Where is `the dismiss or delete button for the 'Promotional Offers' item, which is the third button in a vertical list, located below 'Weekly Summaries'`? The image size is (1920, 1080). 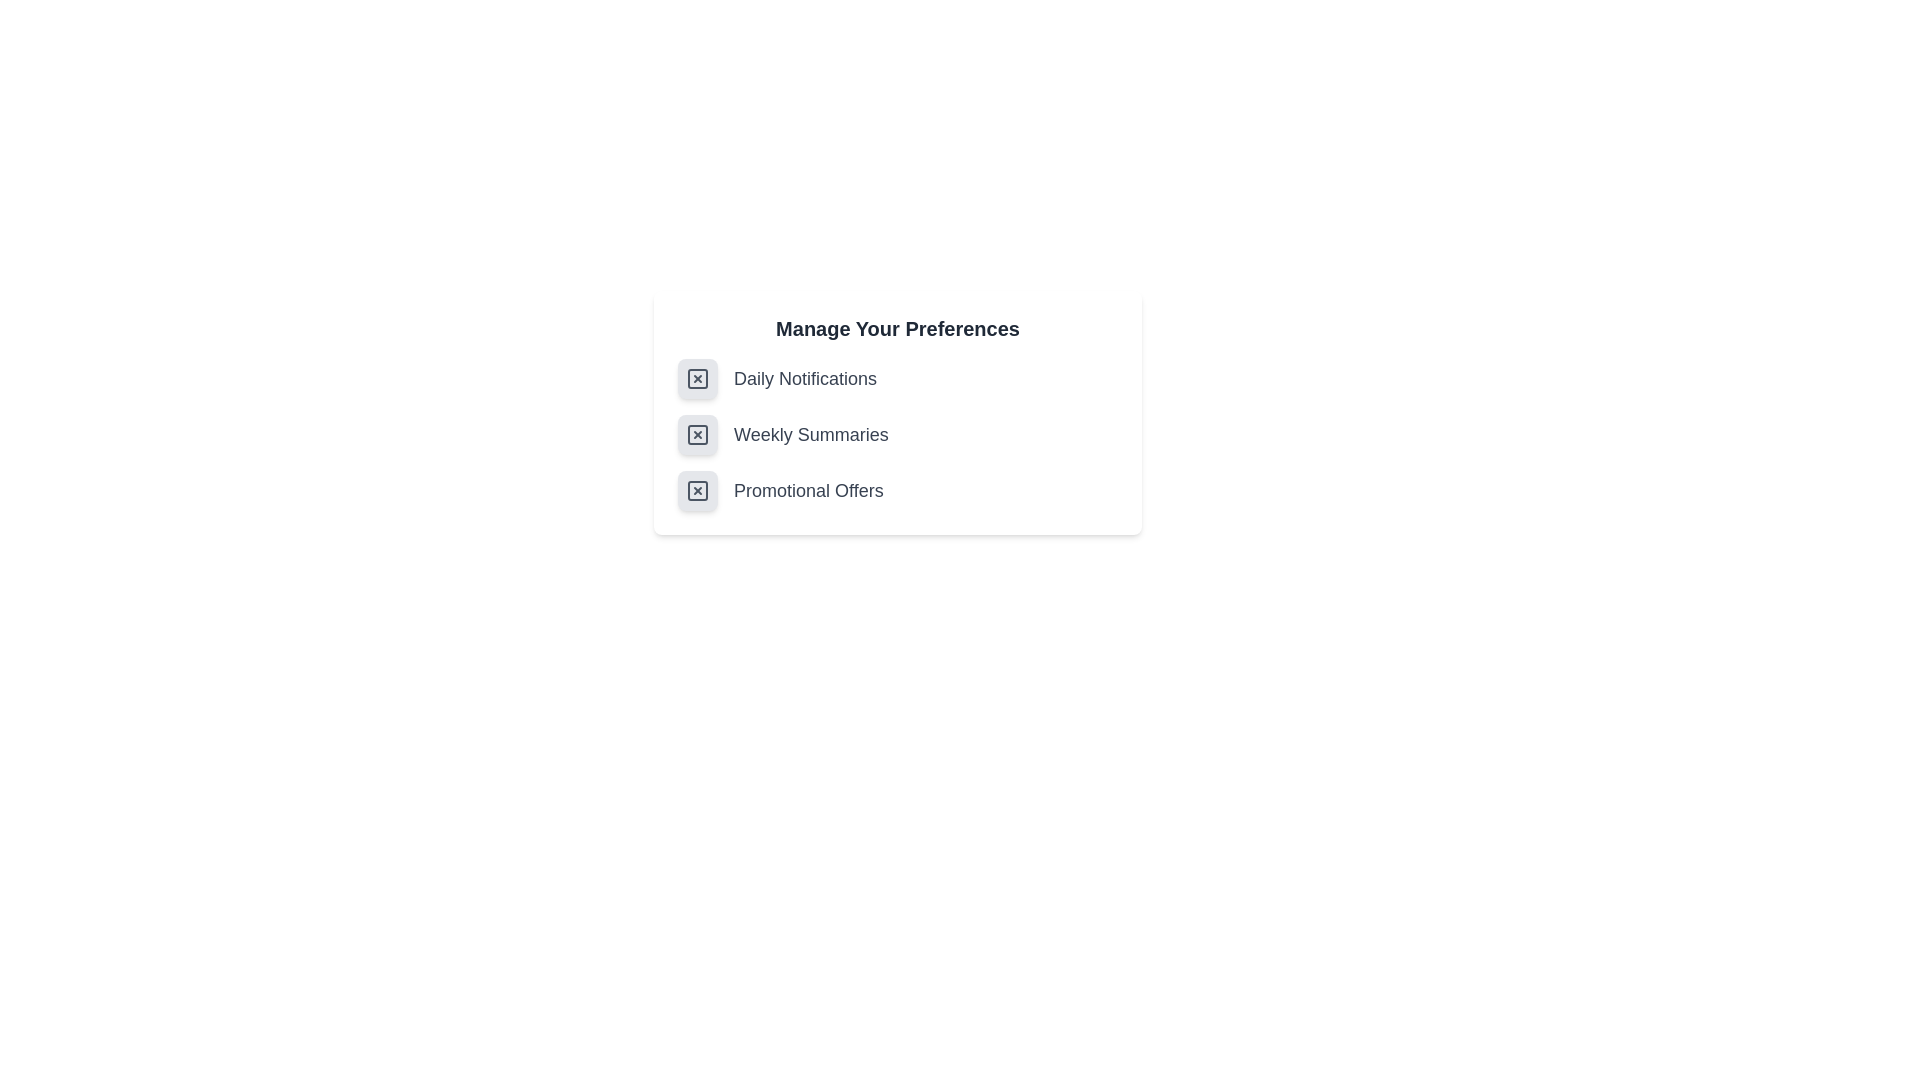
the dismiss or delete button for the 'Promotional Offers' item, which is the third button in a vertical list, located below 'Weekly Summaries' is located at coordinates (697, 490).